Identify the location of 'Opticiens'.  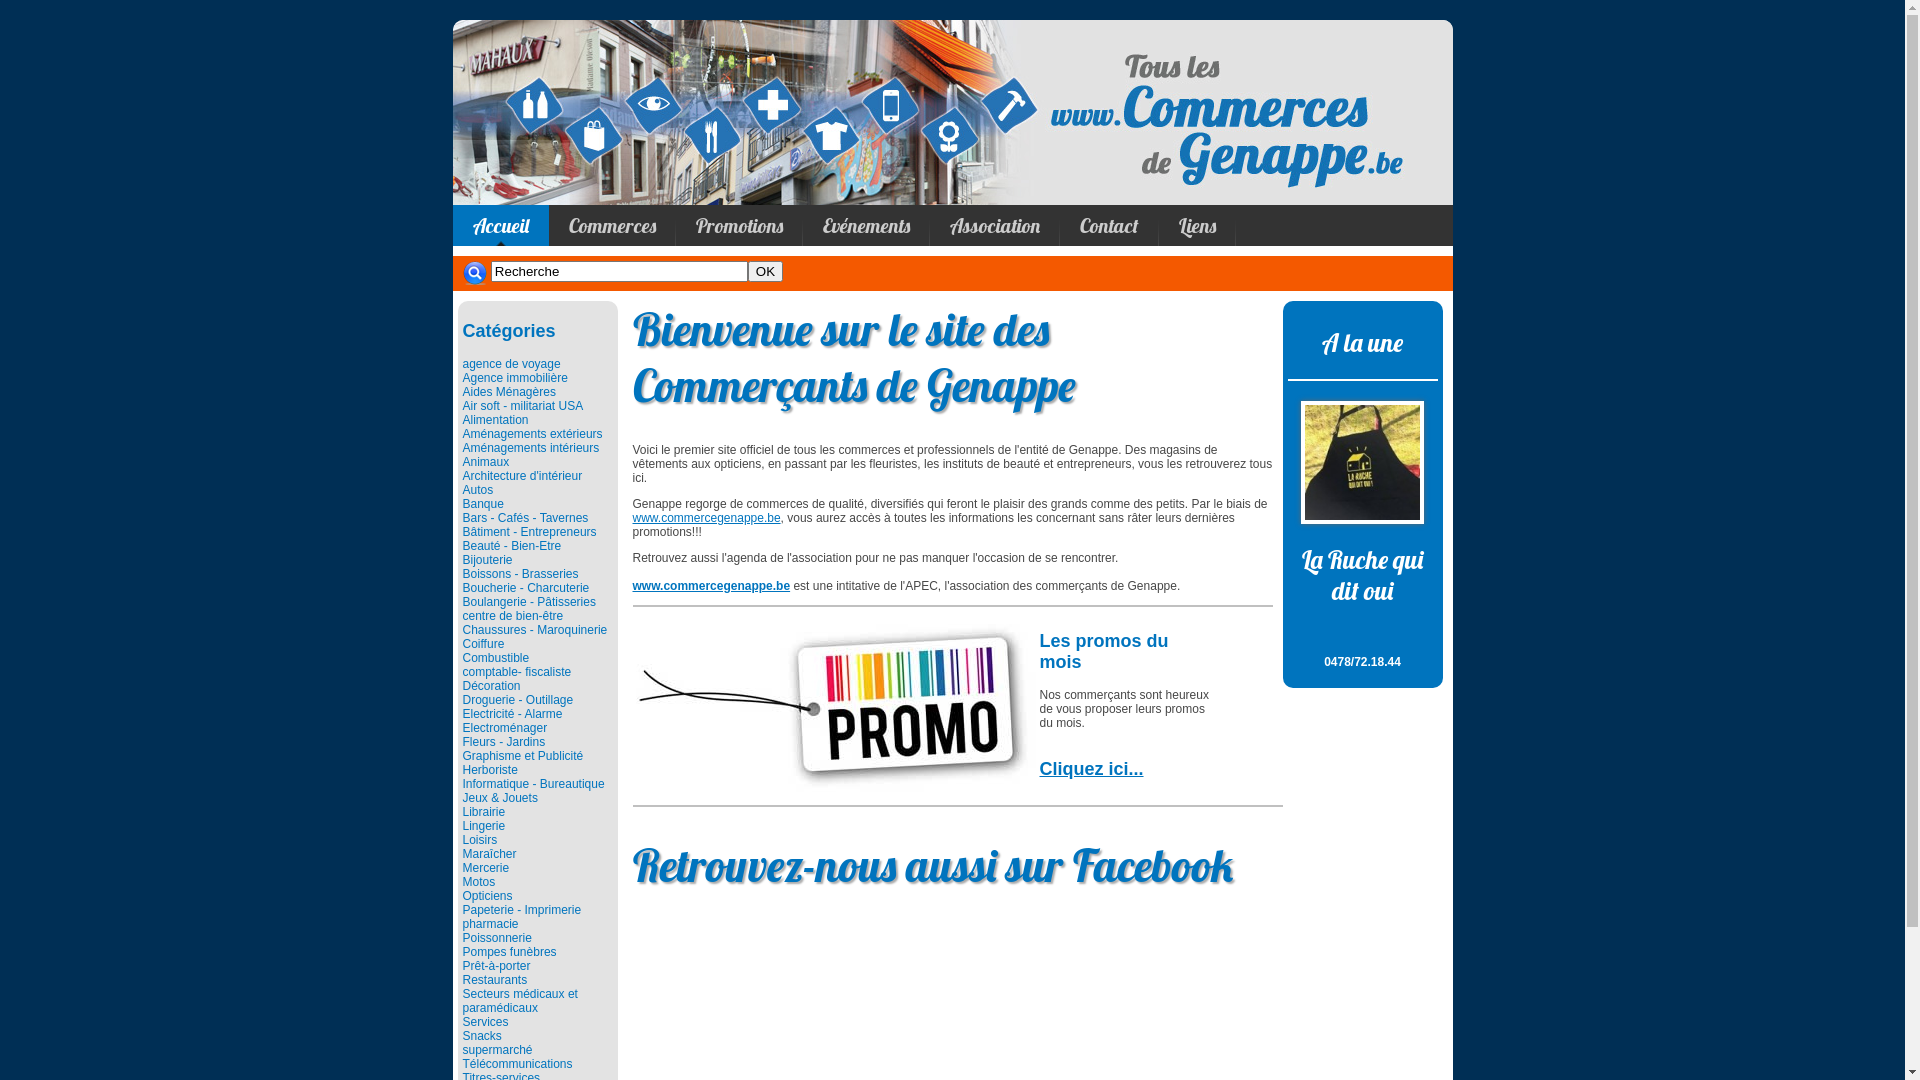
(486, 894).